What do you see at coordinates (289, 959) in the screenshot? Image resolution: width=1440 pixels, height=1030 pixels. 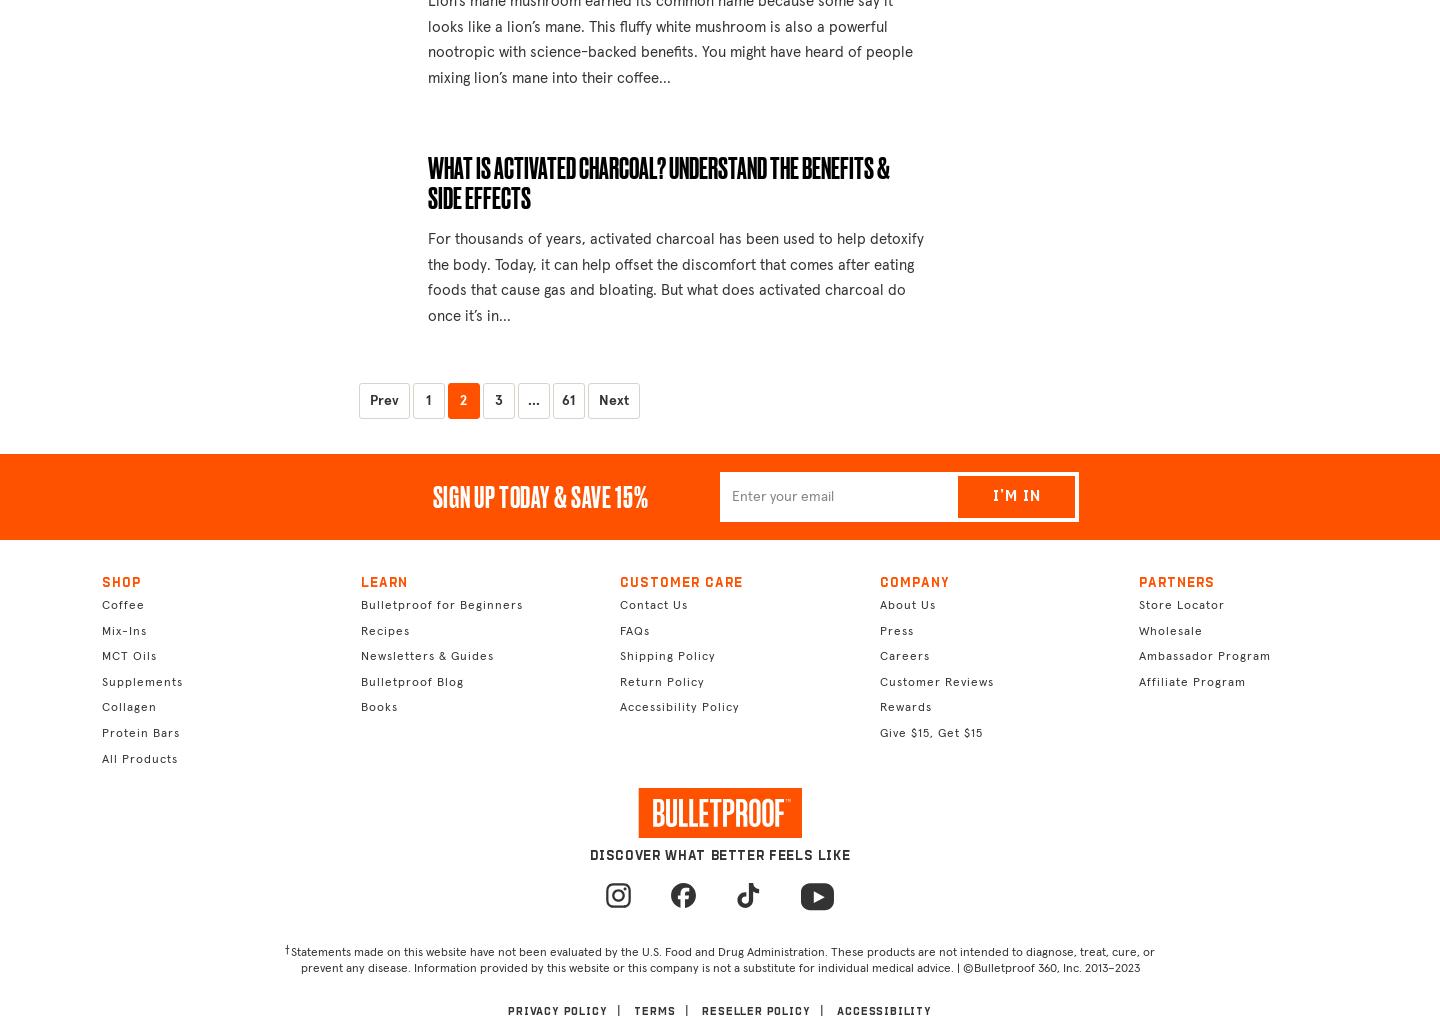 I see `'Statements made on this website have not been evaluated by the U.S. Food and Drug Administration. These products are not intended to diagnose, treat, cure, or prevent any disease. Information provided by this website or this company is not a substitute for individual medical advice. |'` at bounding box center [289, 959].